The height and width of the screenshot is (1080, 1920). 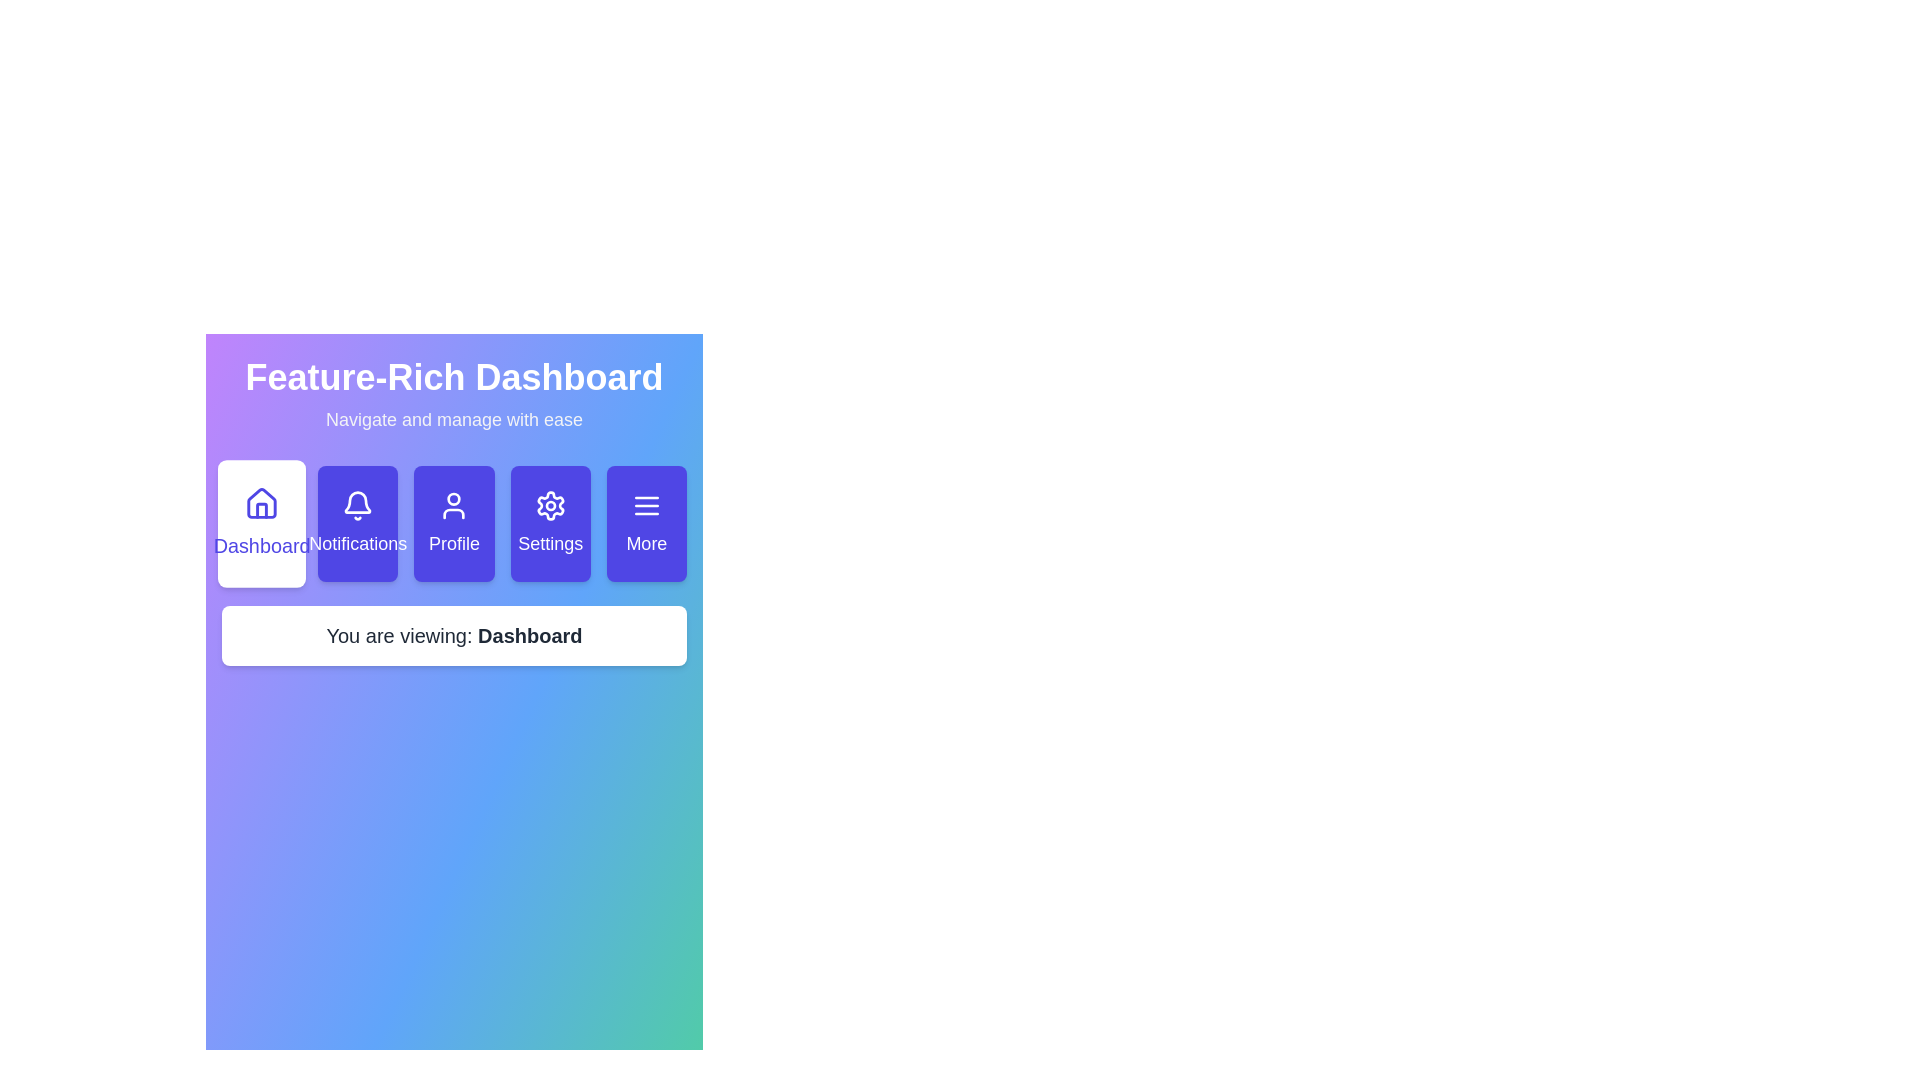 What do you see at coordinates (261, 503) in the screenshot?
I see `the 'Dashboard' icon located at the top-left of the navigation bar` at bounding box center [261, 503].